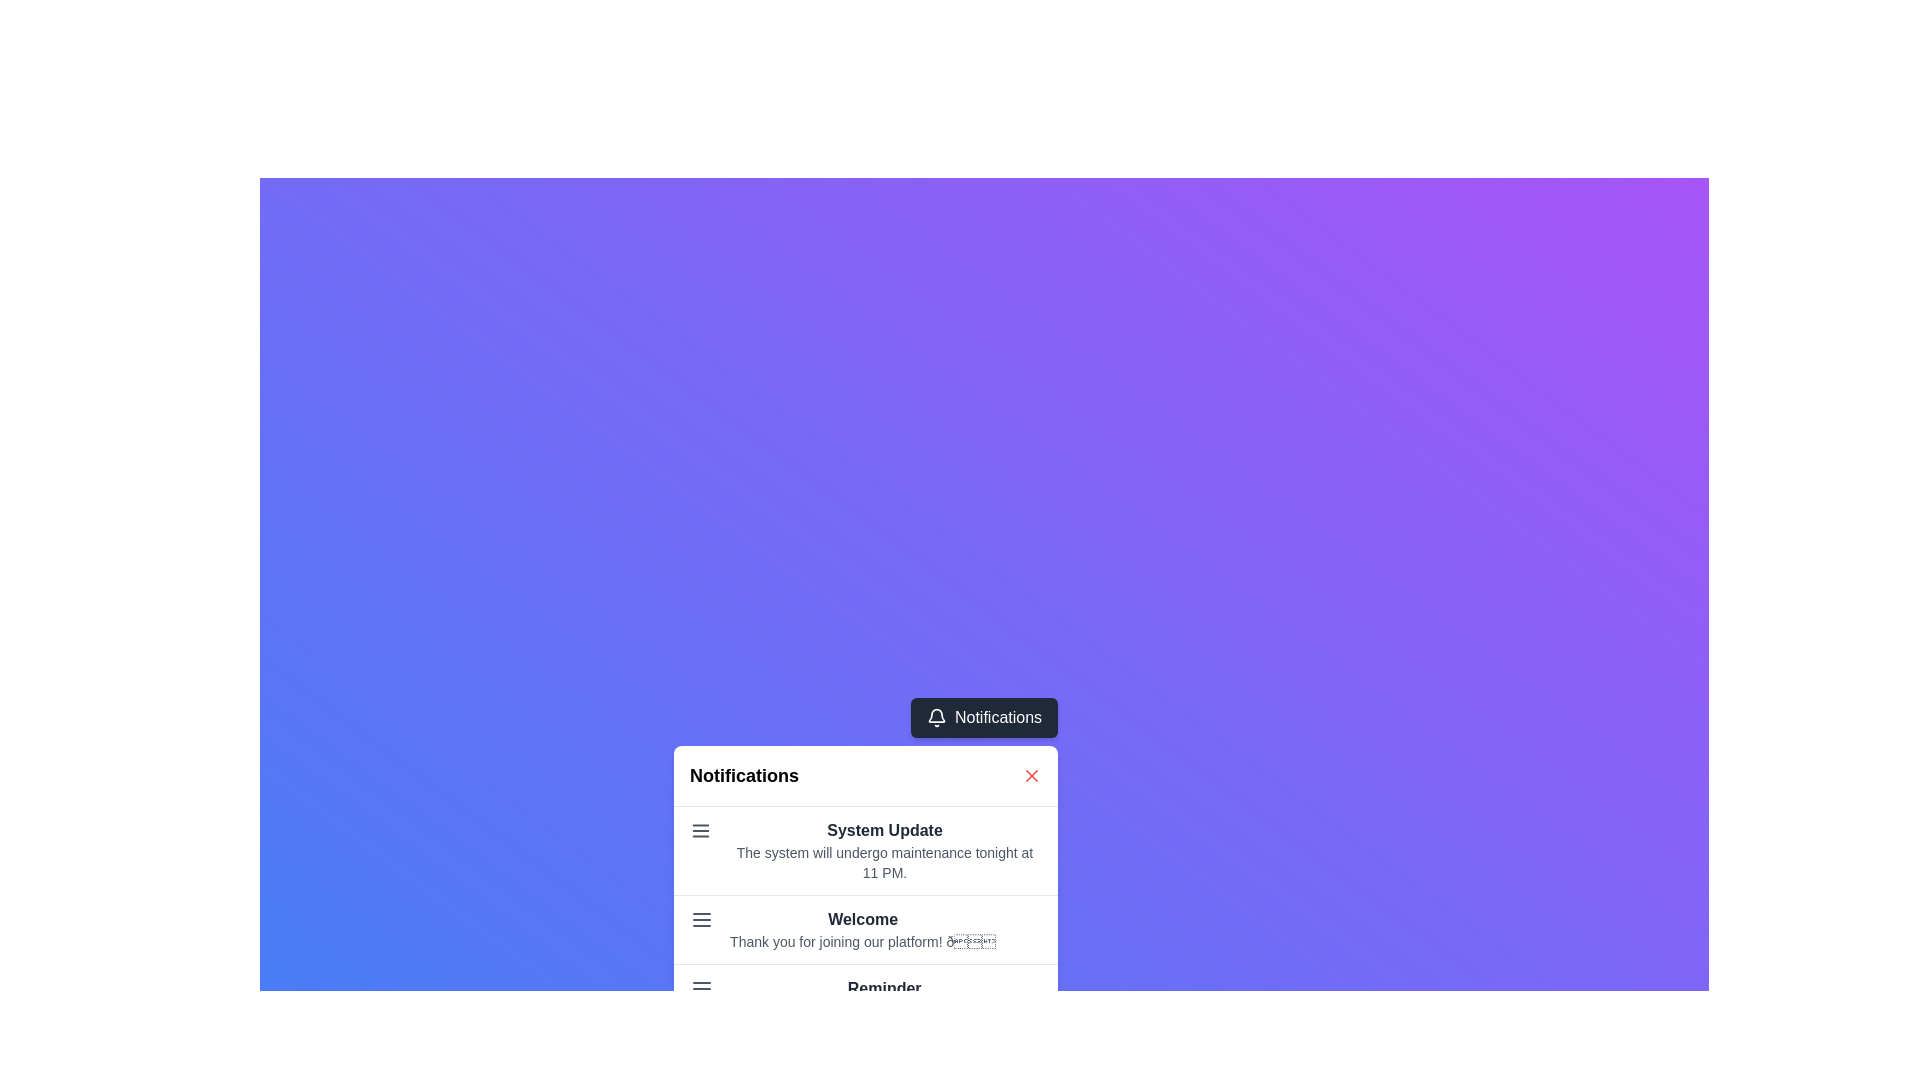  I want to click on the SVG icon representing the menu indicator, which is aligned with the notification titled 'Welcome' and the text 'Thank you for joining our platform! 🎉', so click(702, 920).